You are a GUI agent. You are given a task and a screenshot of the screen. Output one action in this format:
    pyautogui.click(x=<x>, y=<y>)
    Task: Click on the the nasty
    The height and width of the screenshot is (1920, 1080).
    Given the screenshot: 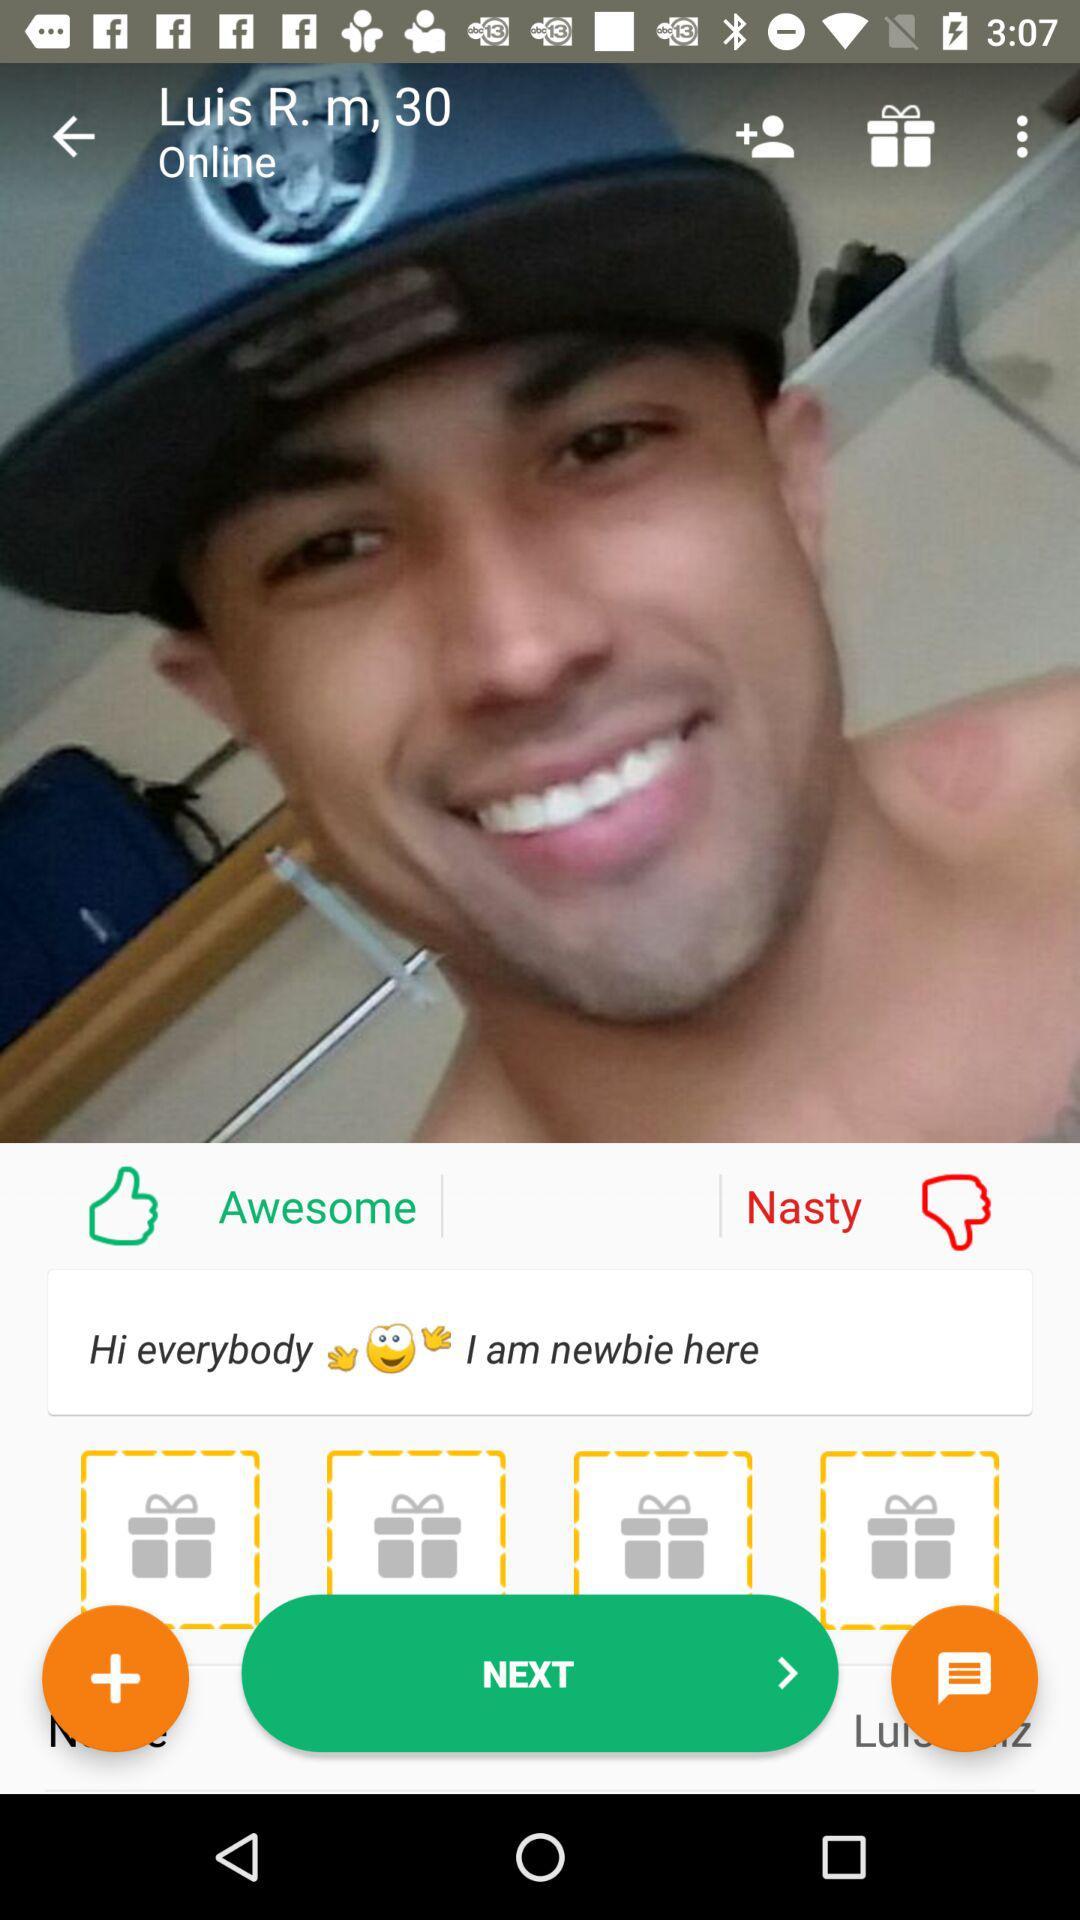 What is the action you would take?
    pyautogui.click(x=898, y=1204)
    